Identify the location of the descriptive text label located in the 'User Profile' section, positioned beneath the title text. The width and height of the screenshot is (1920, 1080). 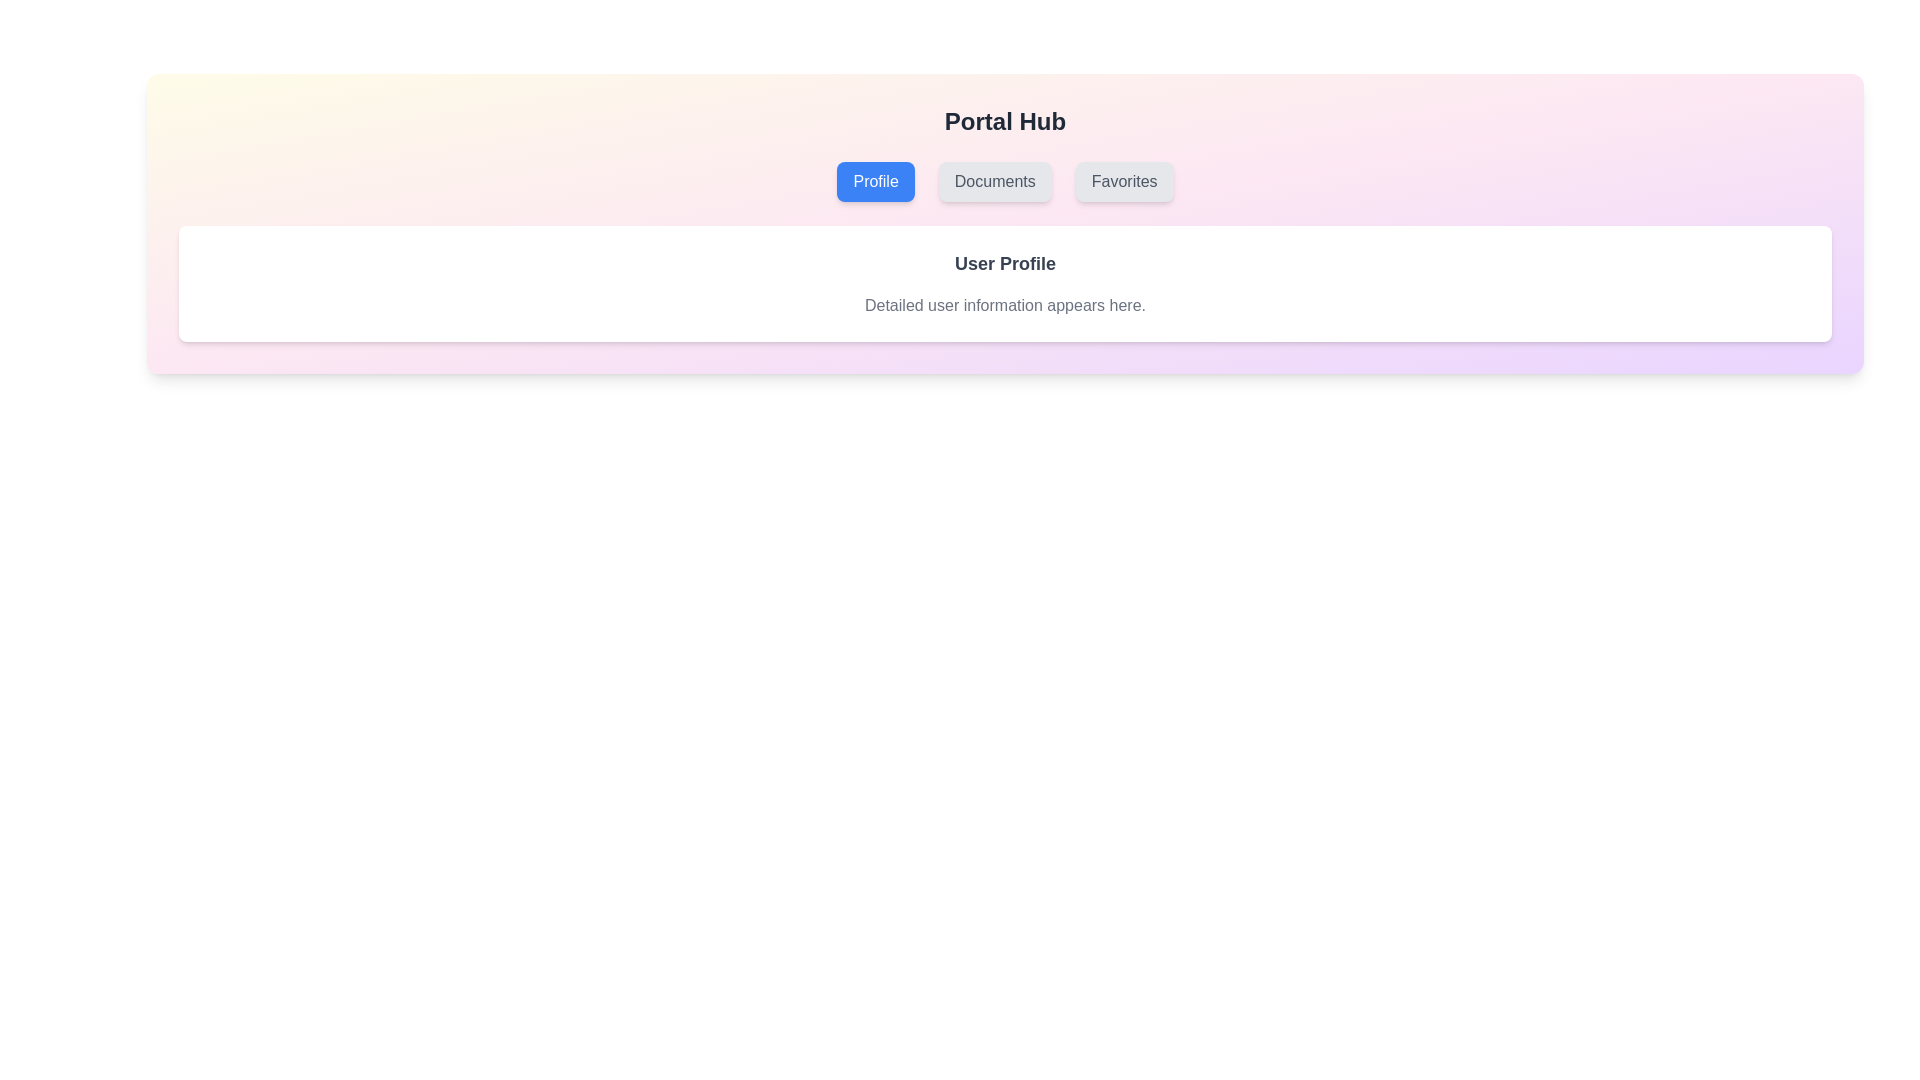
(1005, 305).